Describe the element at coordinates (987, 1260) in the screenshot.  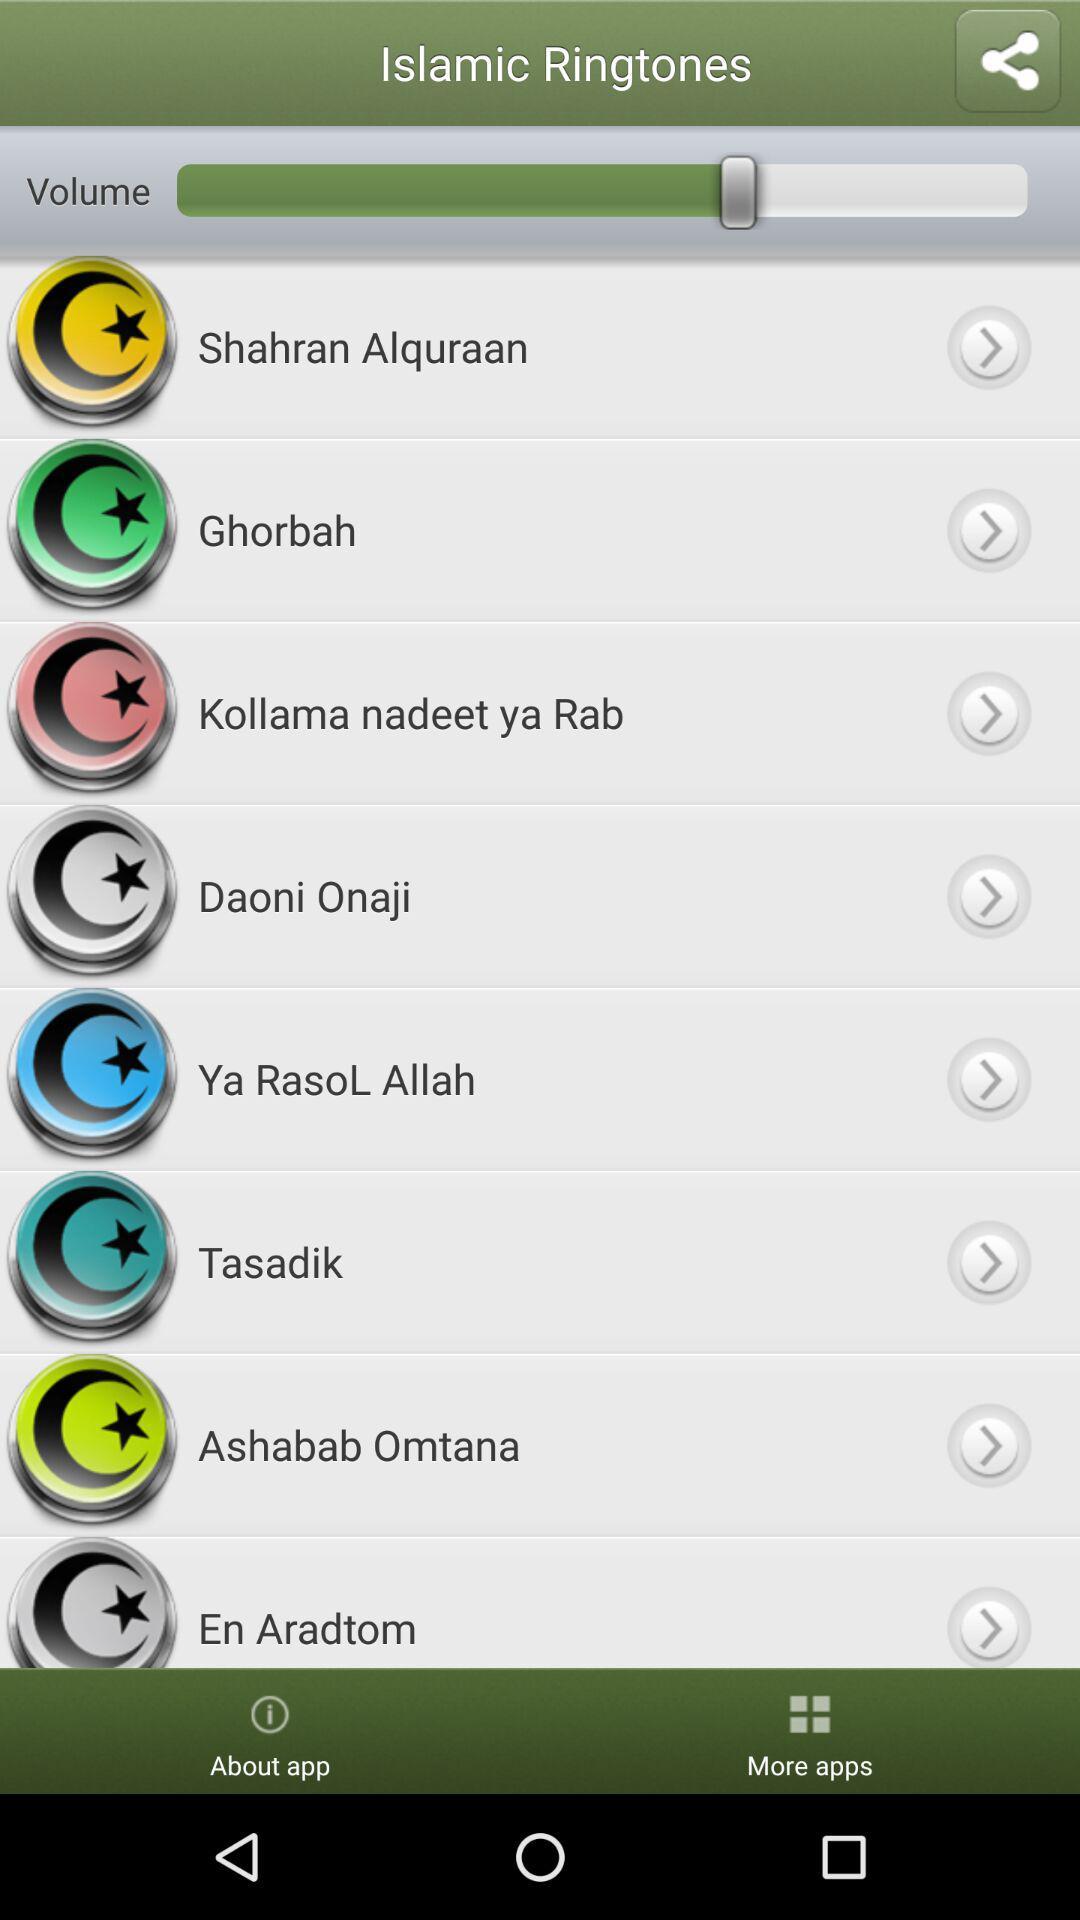
I see `button` at that location.